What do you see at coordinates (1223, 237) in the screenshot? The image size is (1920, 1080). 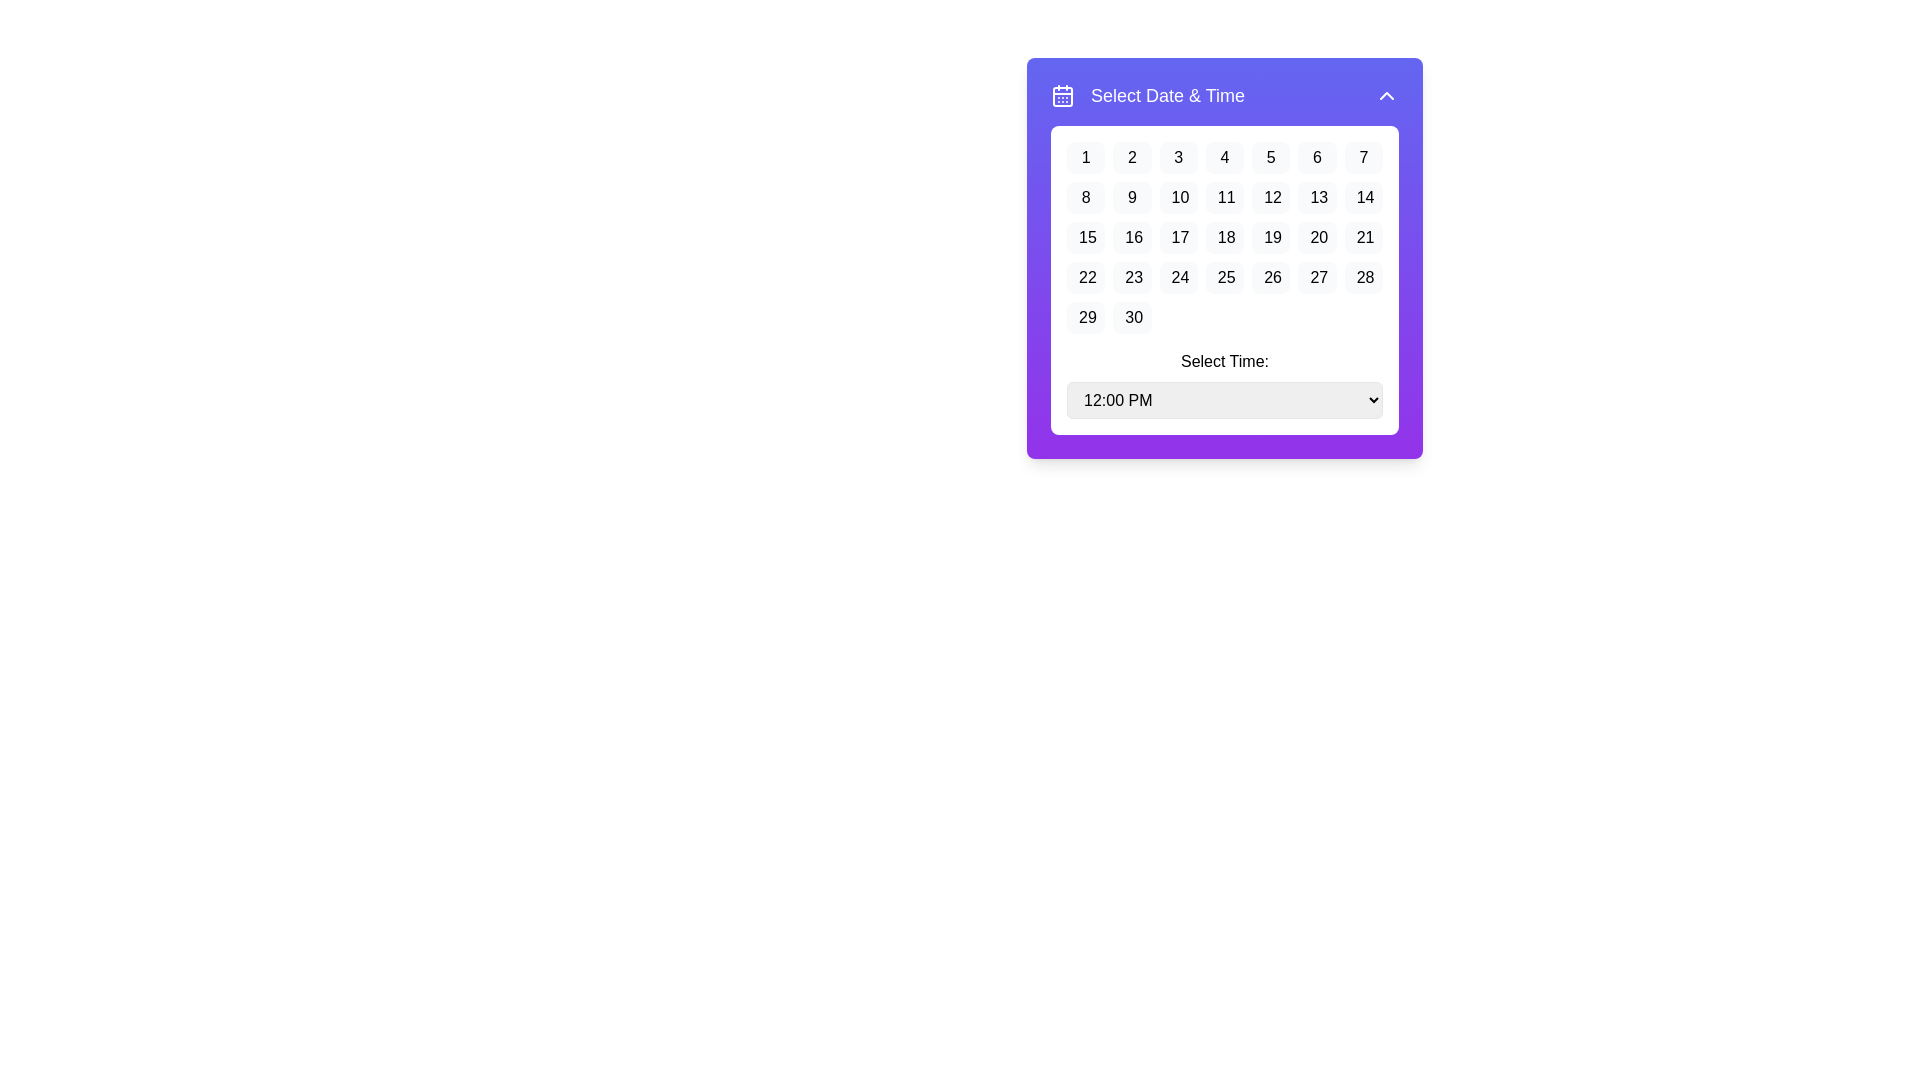 I see `the calendar day selector in the interactive grid` at bounding box center [1223, 237].